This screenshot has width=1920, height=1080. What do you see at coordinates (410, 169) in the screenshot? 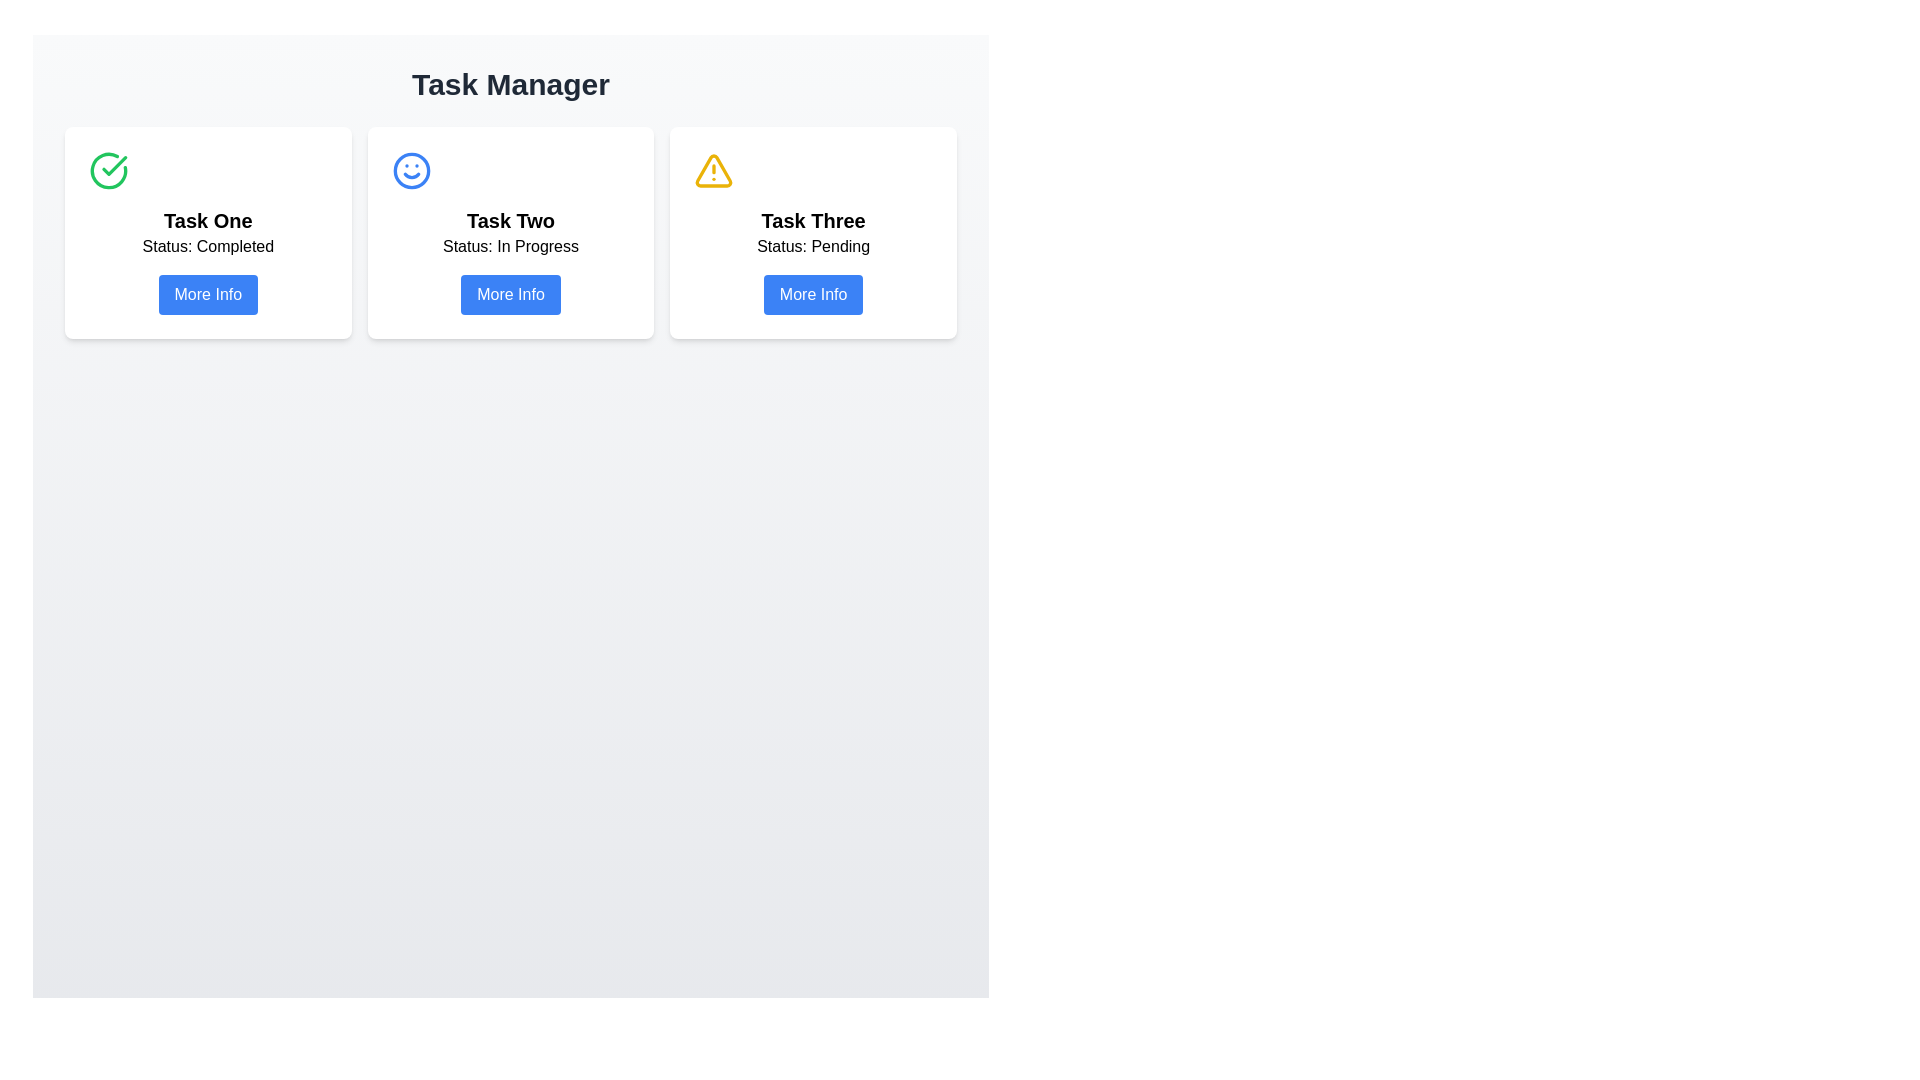
I see `the blue smiley icon located at the top-left corner inside the card for 'Task Two', positioned above the text 'Task Two' and 'Status: In Progress'` at bounding box center [410, 169].